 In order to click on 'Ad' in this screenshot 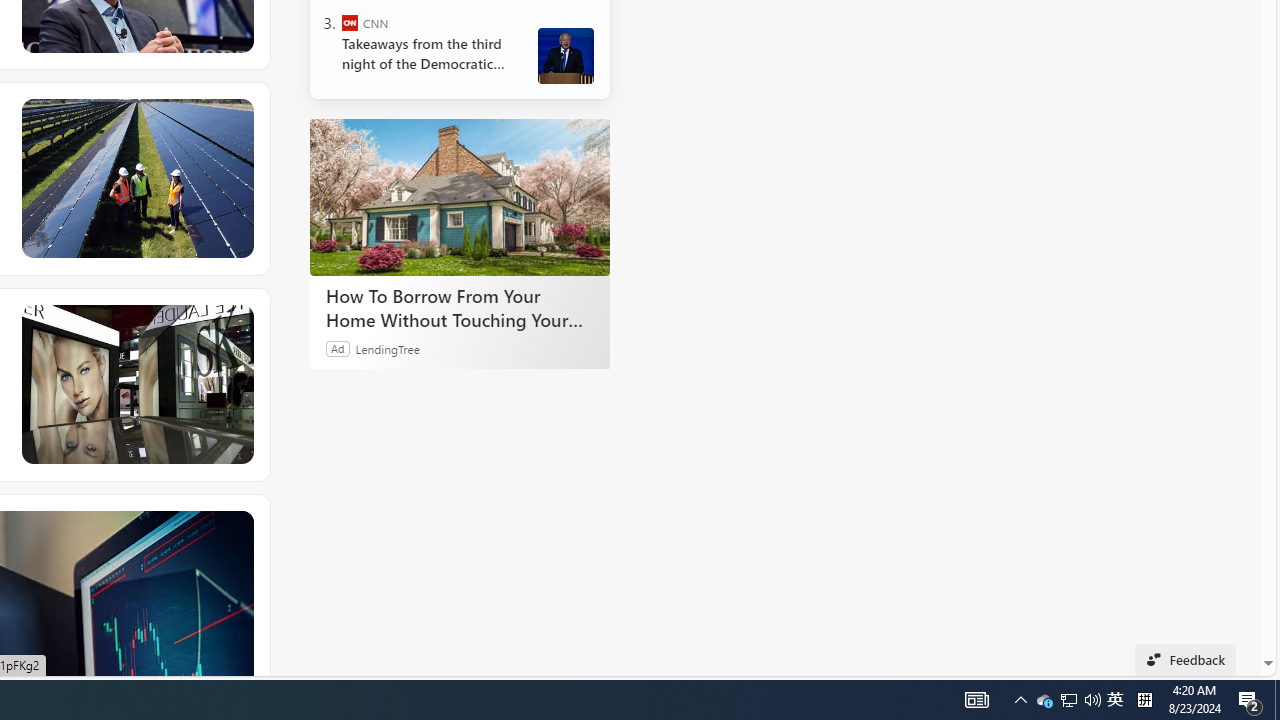, I will do `click(338, 347)`.